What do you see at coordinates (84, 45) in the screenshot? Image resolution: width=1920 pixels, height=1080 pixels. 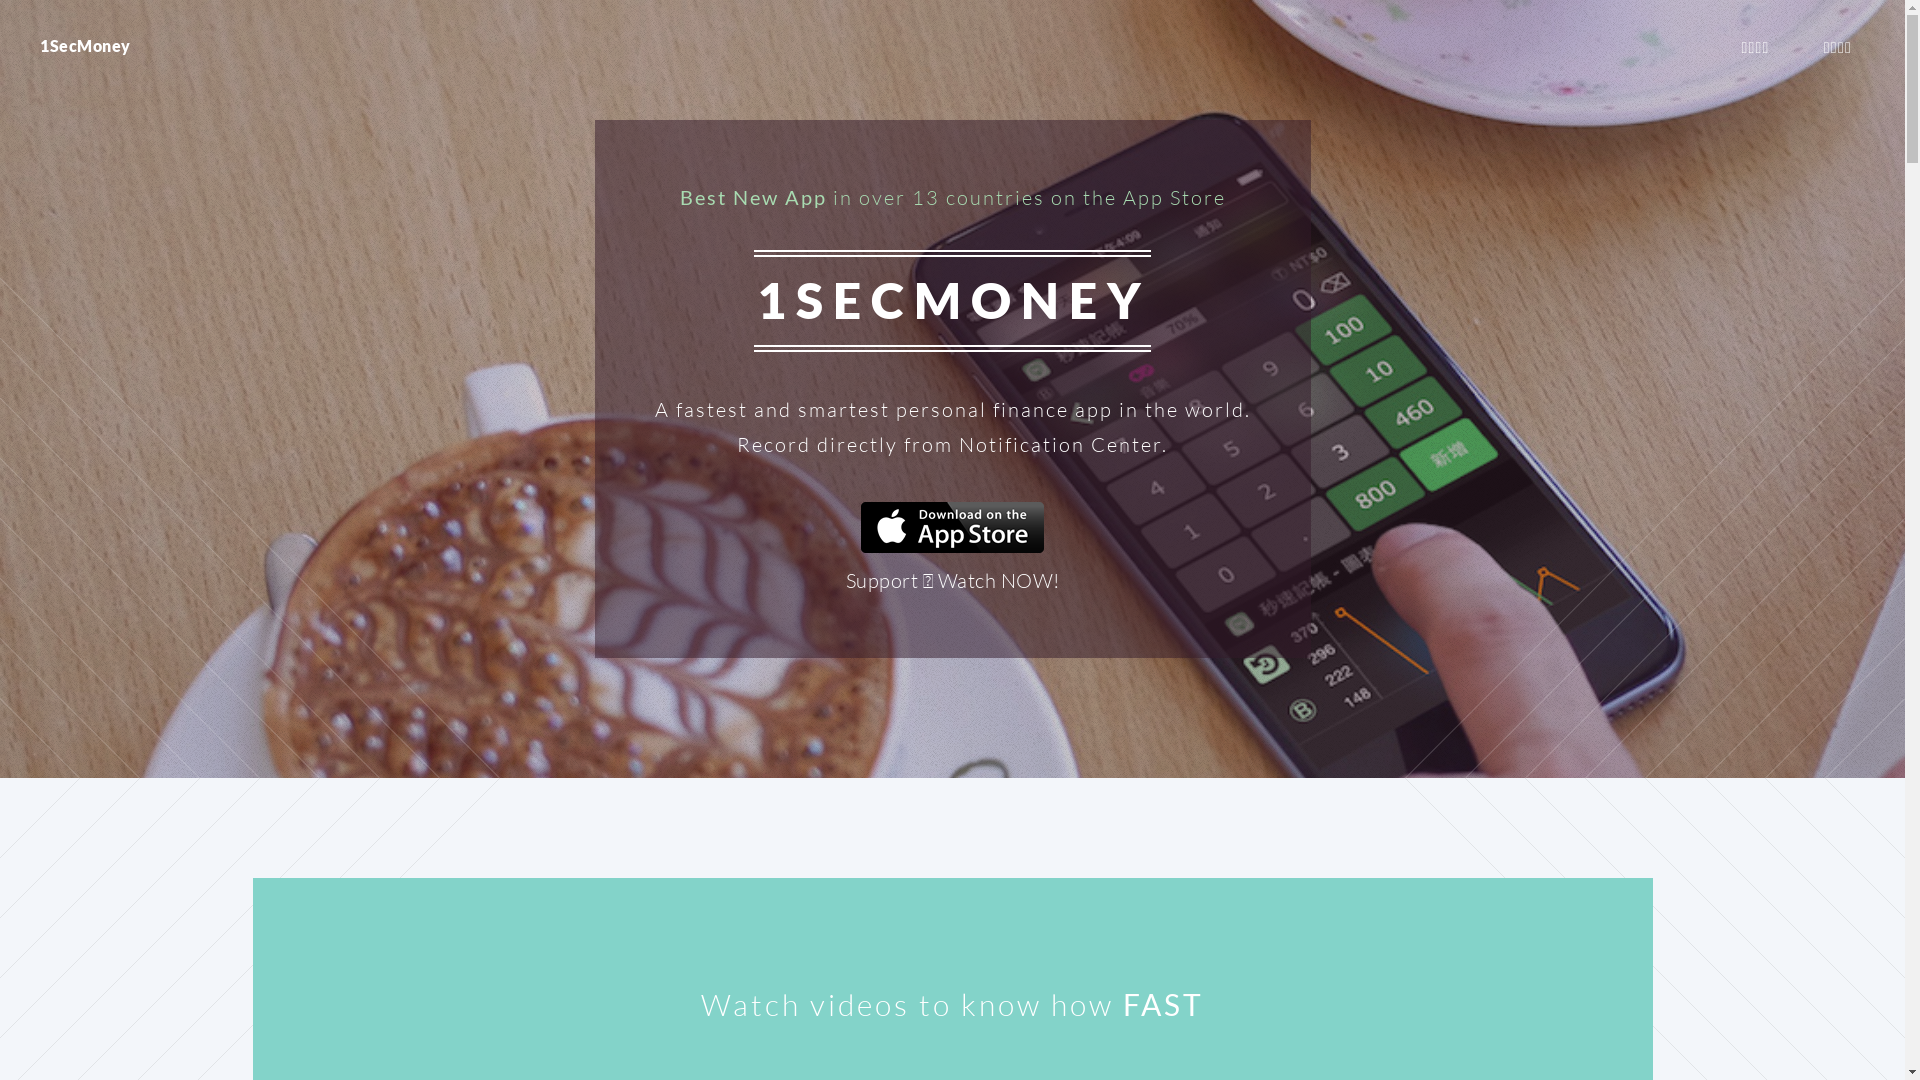 I see `'1SecMoney'` at bounding box center [84, 45].